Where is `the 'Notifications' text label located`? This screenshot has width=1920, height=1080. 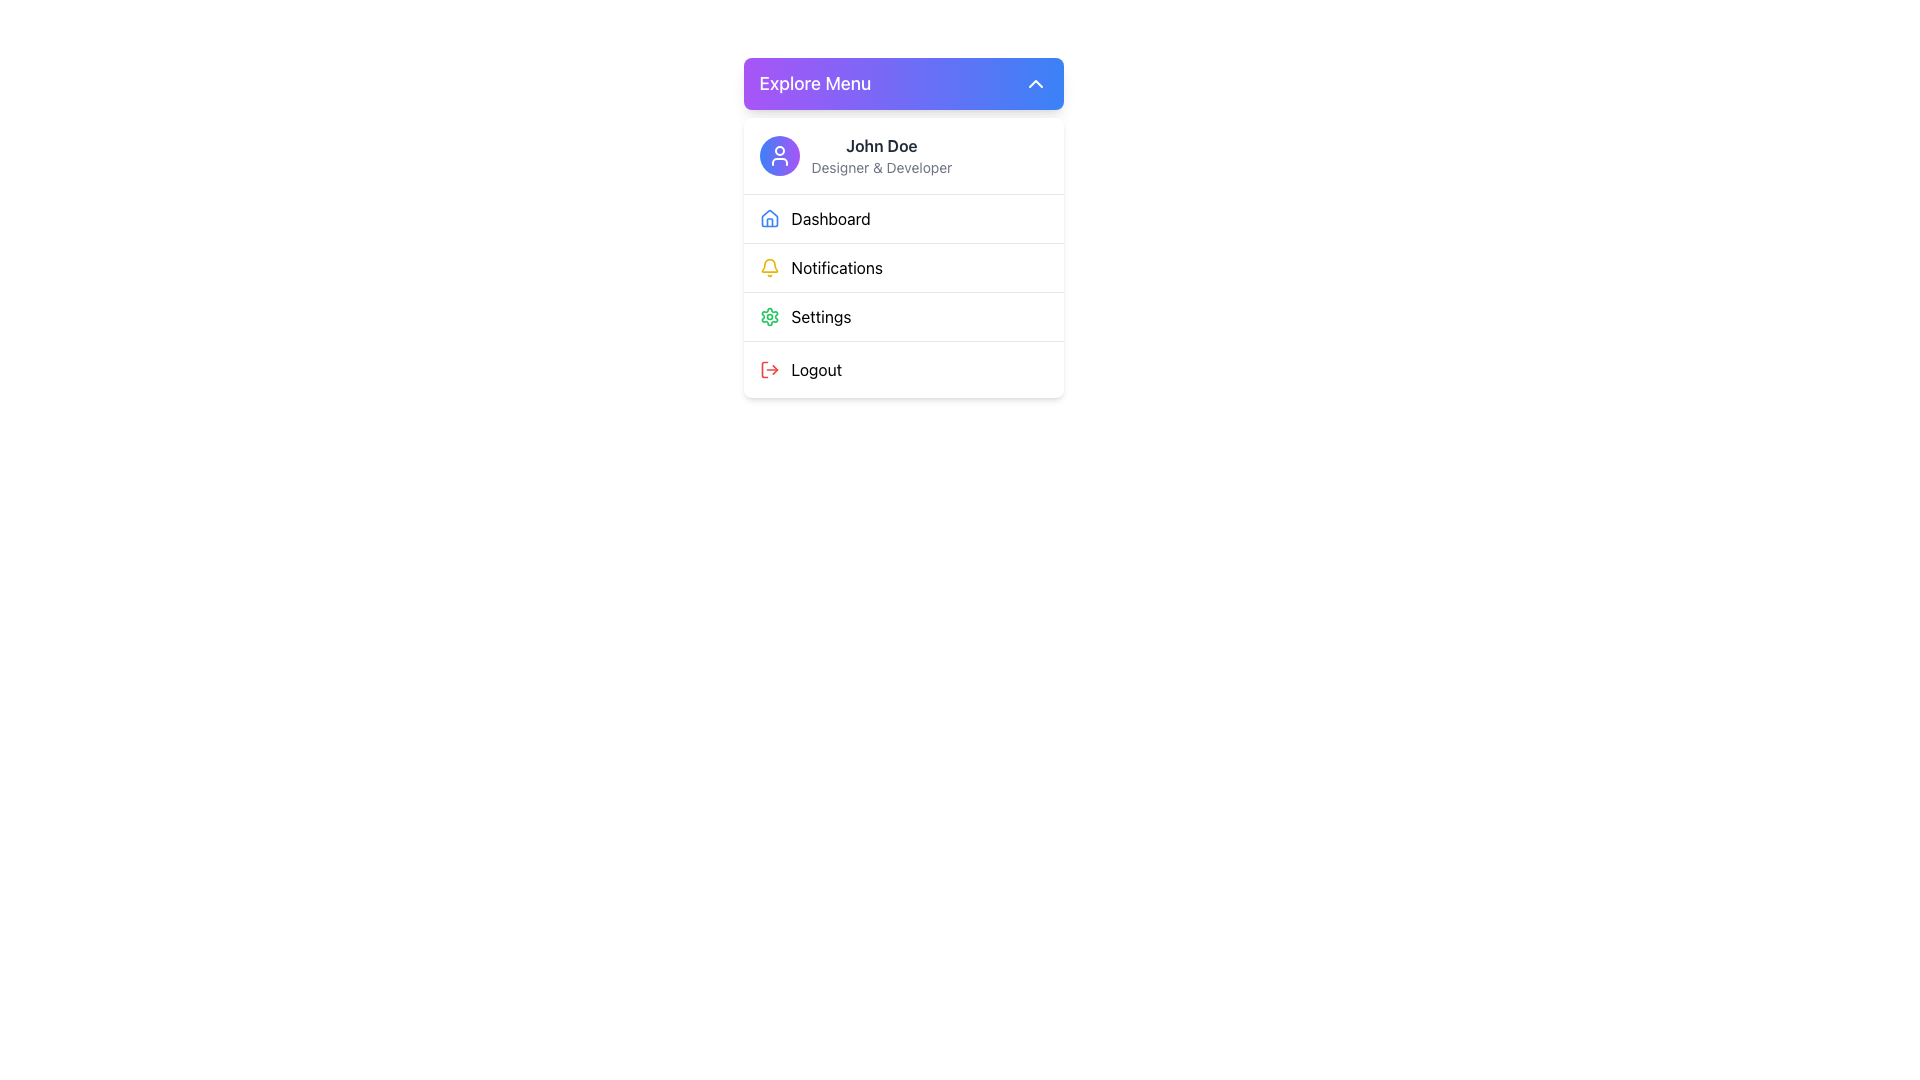
the 'Notifications' text label located is located at coordinates (837, 266).